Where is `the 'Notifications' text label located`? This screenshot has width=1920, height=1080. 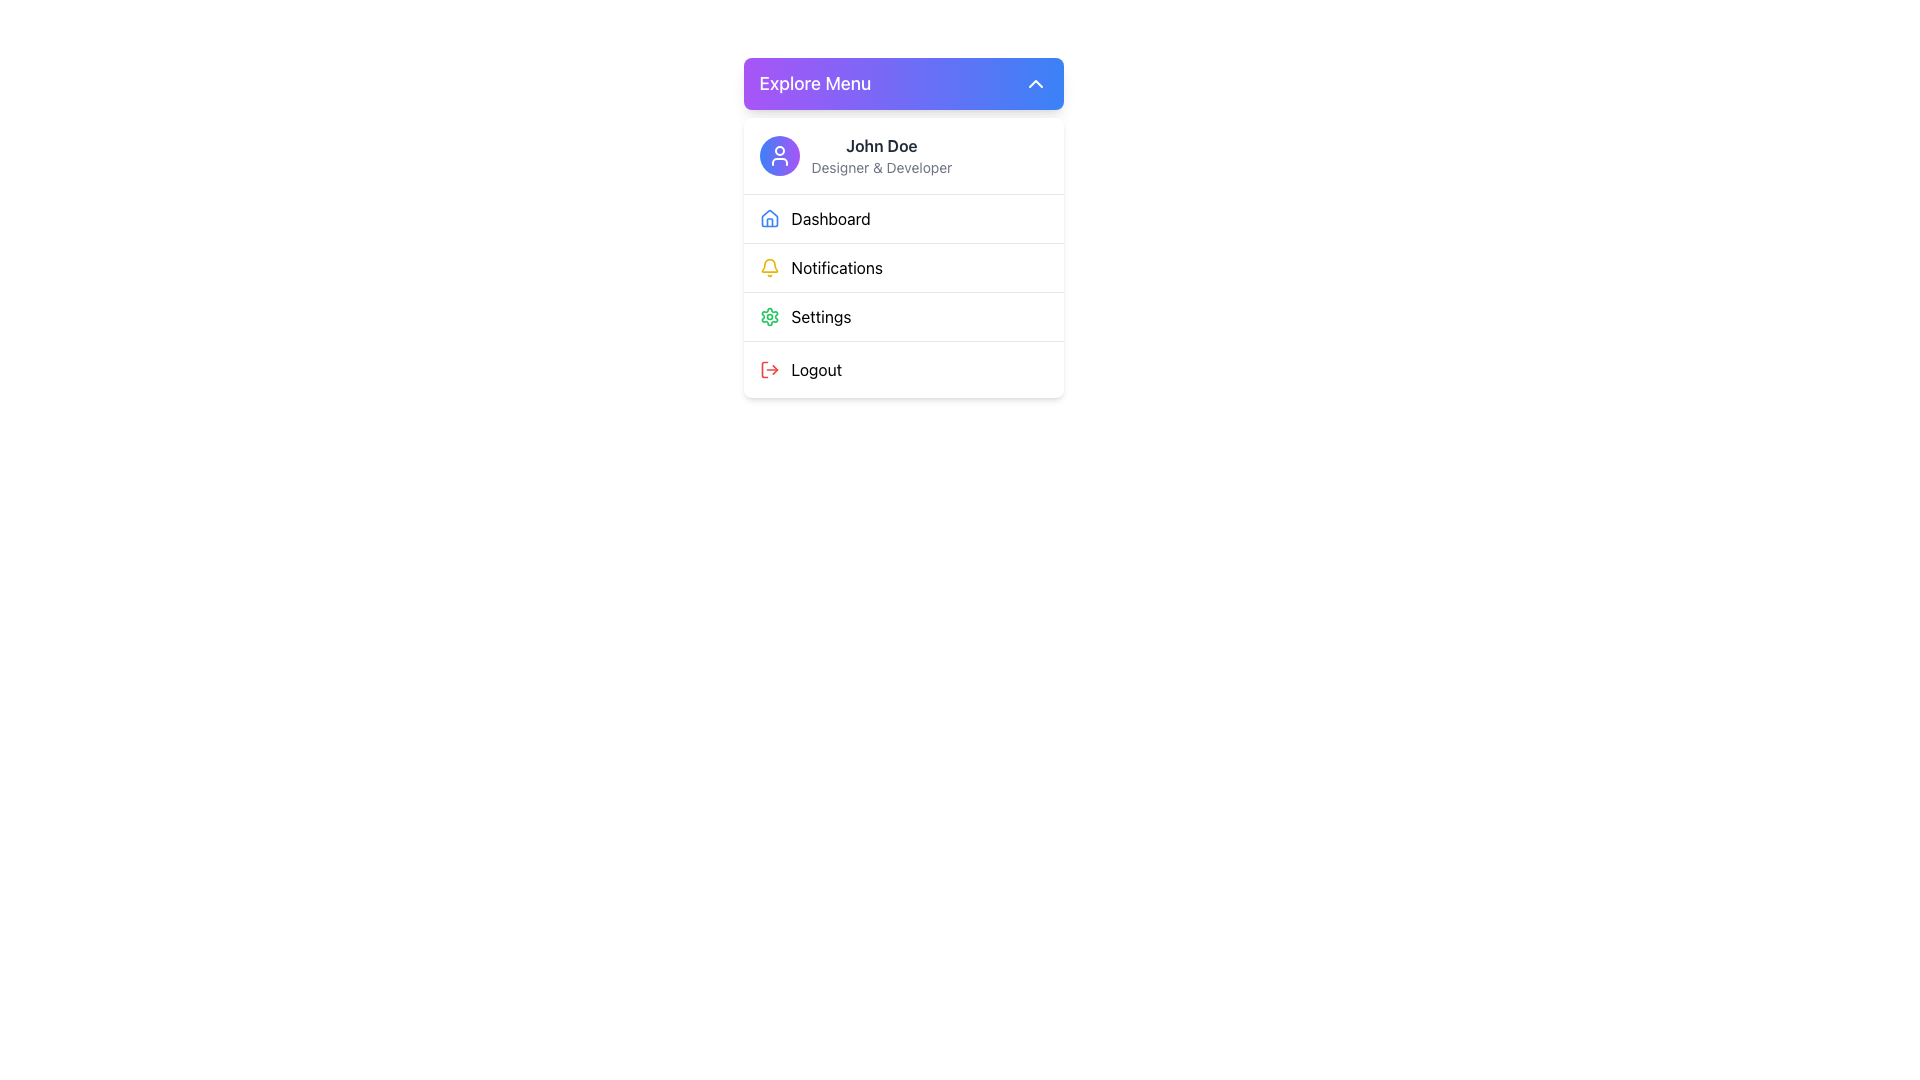
the 'Notifications' text label located is located at coordinates (837, 266).